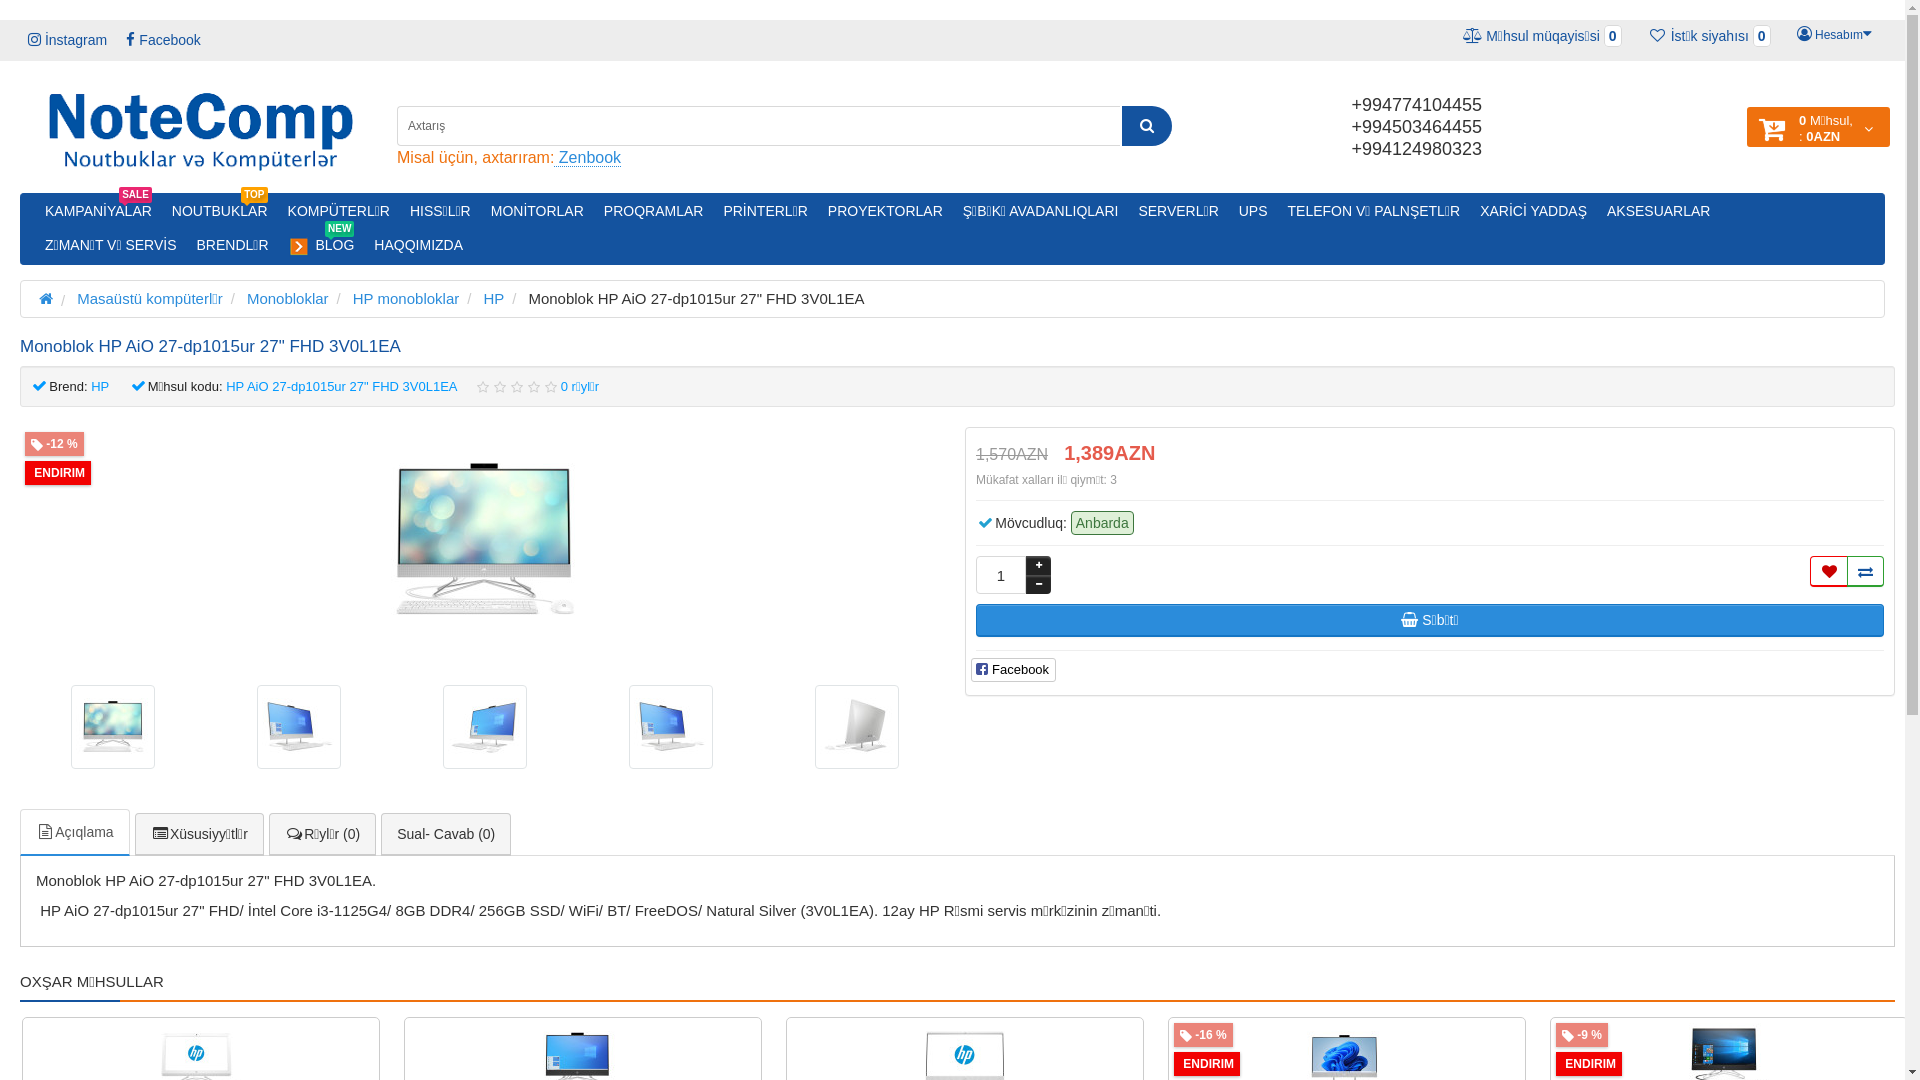 The height and width of the screenshot is (1080, 1920). What do you see at coordinates (1658, 211) in the screenshot?
I see `'AKSESUARLAR'` at bounding box center [1658, 211].